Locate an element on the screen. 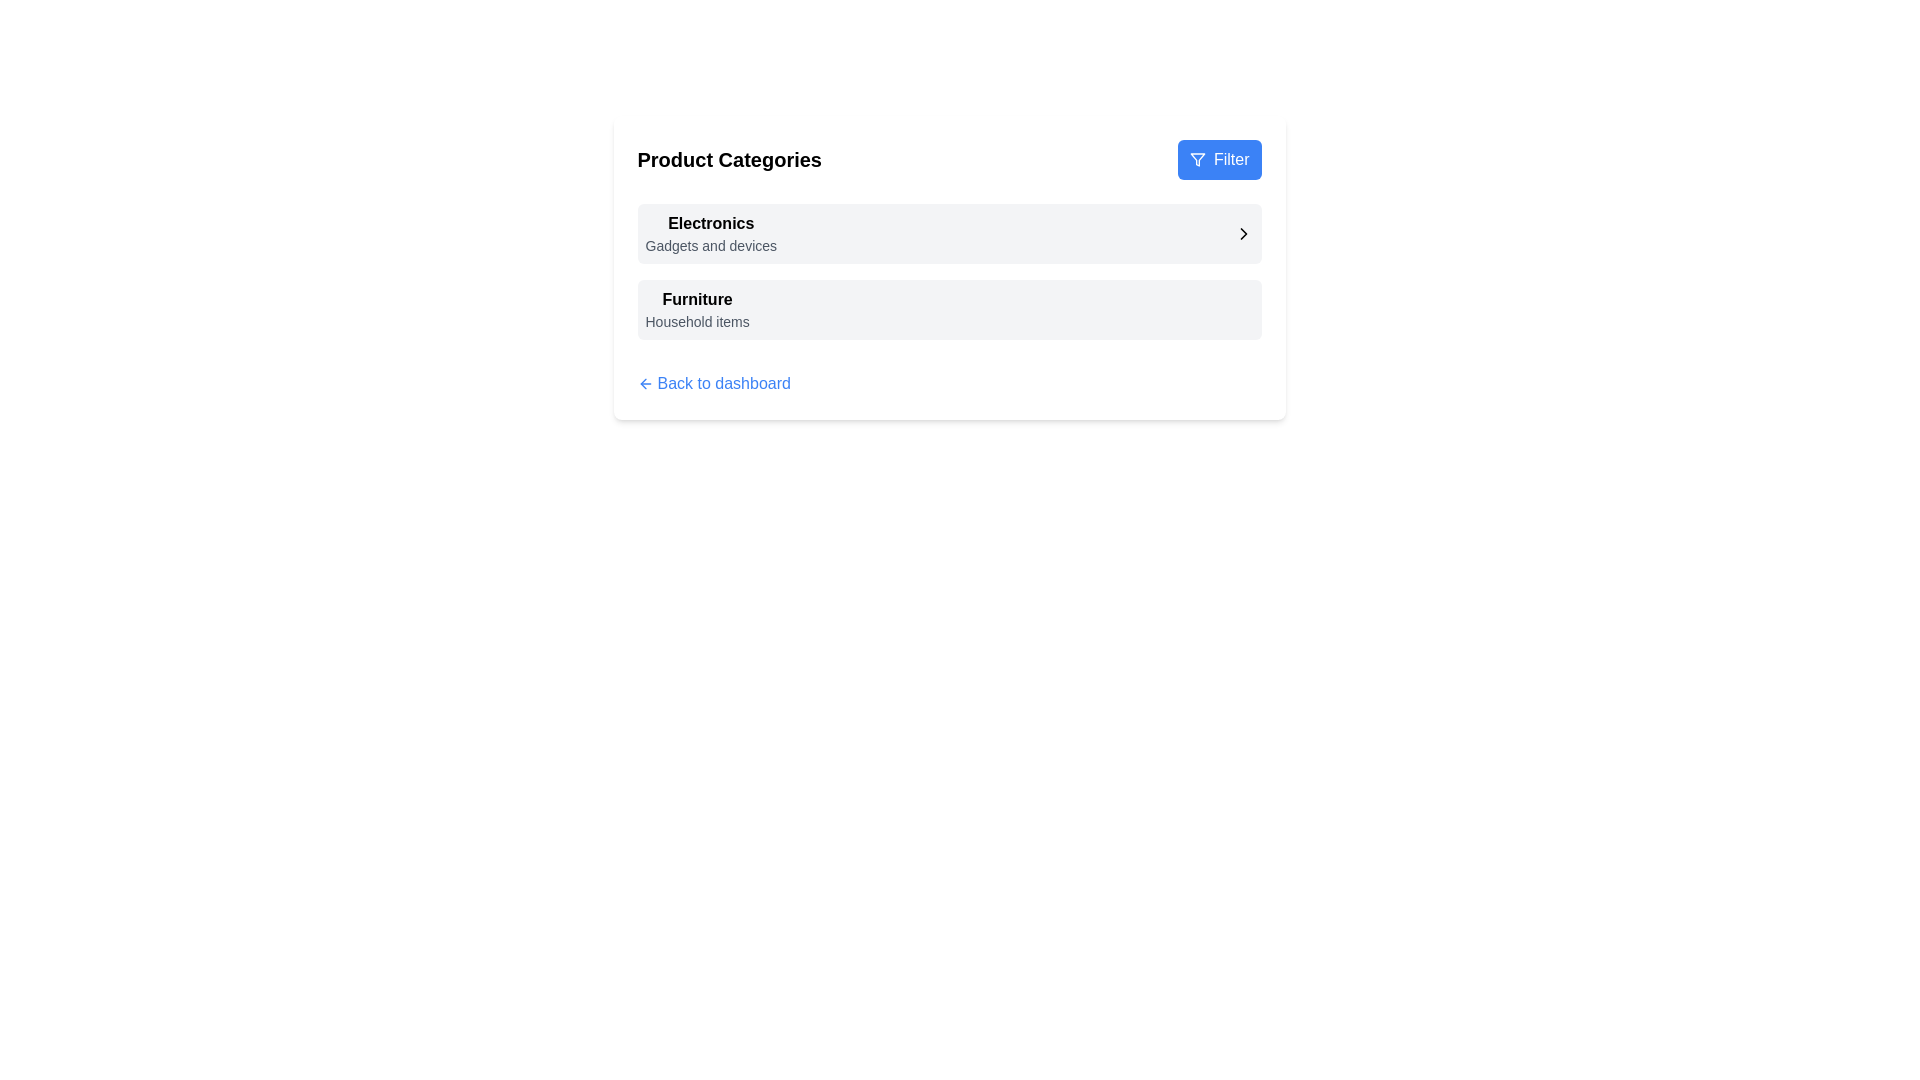  the 'Furniture' text label which represents a category in the navigation list and provides context about 'Household items' is located at coordinates (697, 309).